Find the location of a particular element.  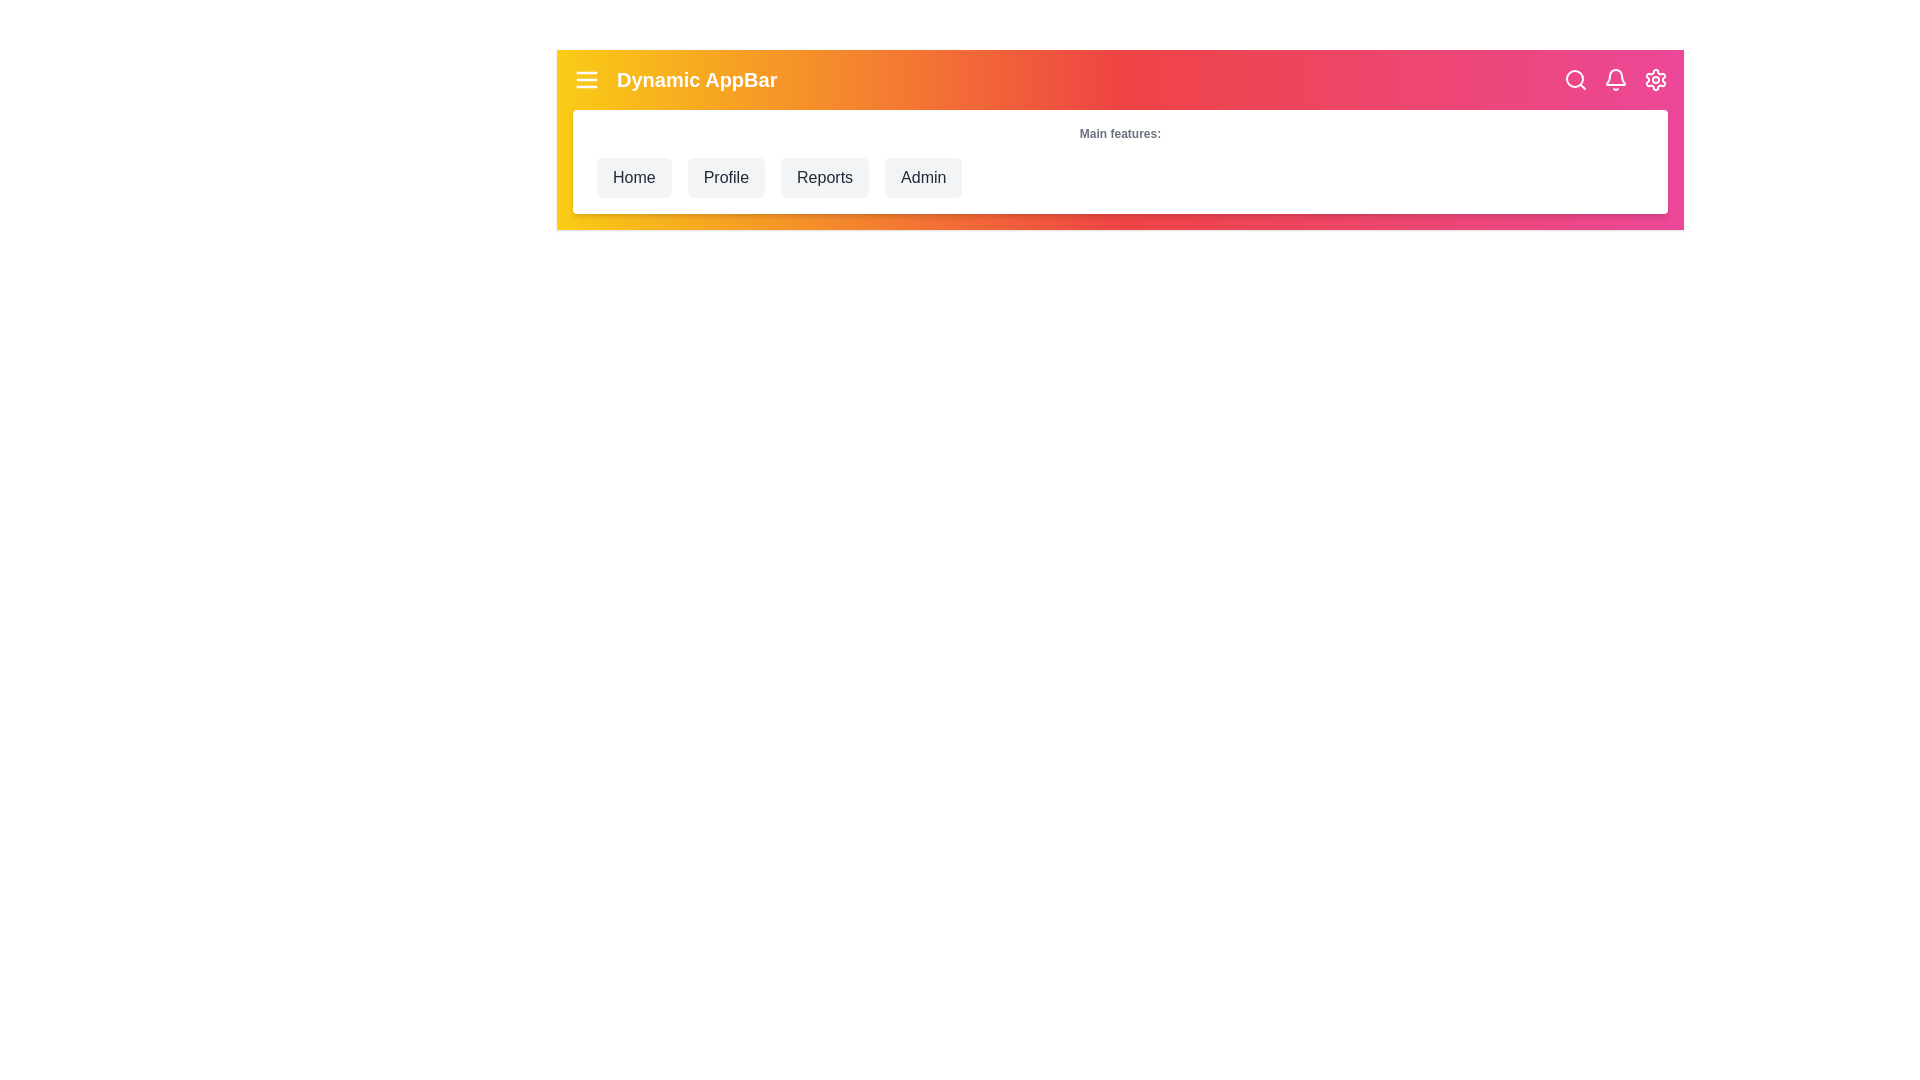

the Home navigation menu item to navigate to its respective section is located at coordinates (632, 176).